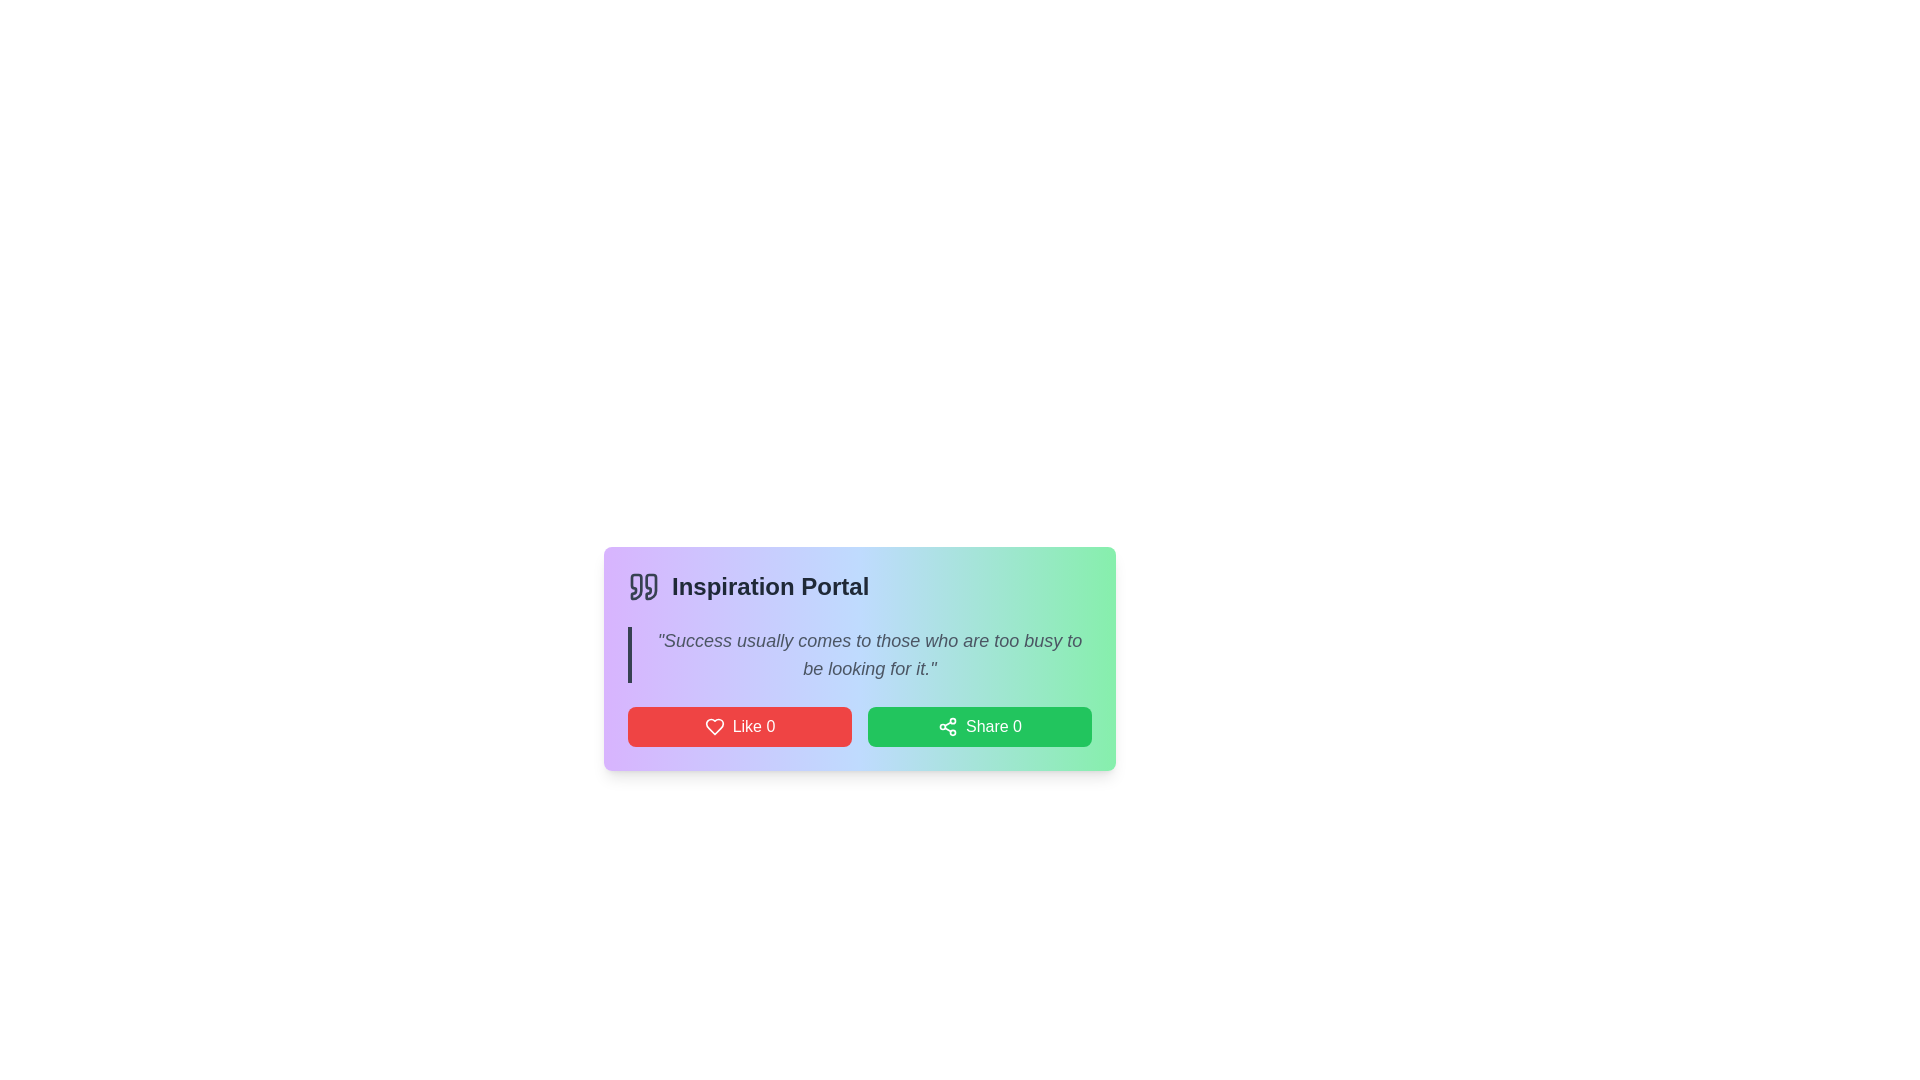 Image resolution: width=1920 pixels, height=1080 pixels. I want to click on the left quotation mark icon located at the top-left corner of the 'Inspiration Portal' card to visually indicate the presence of a quote, so click(635, 585).